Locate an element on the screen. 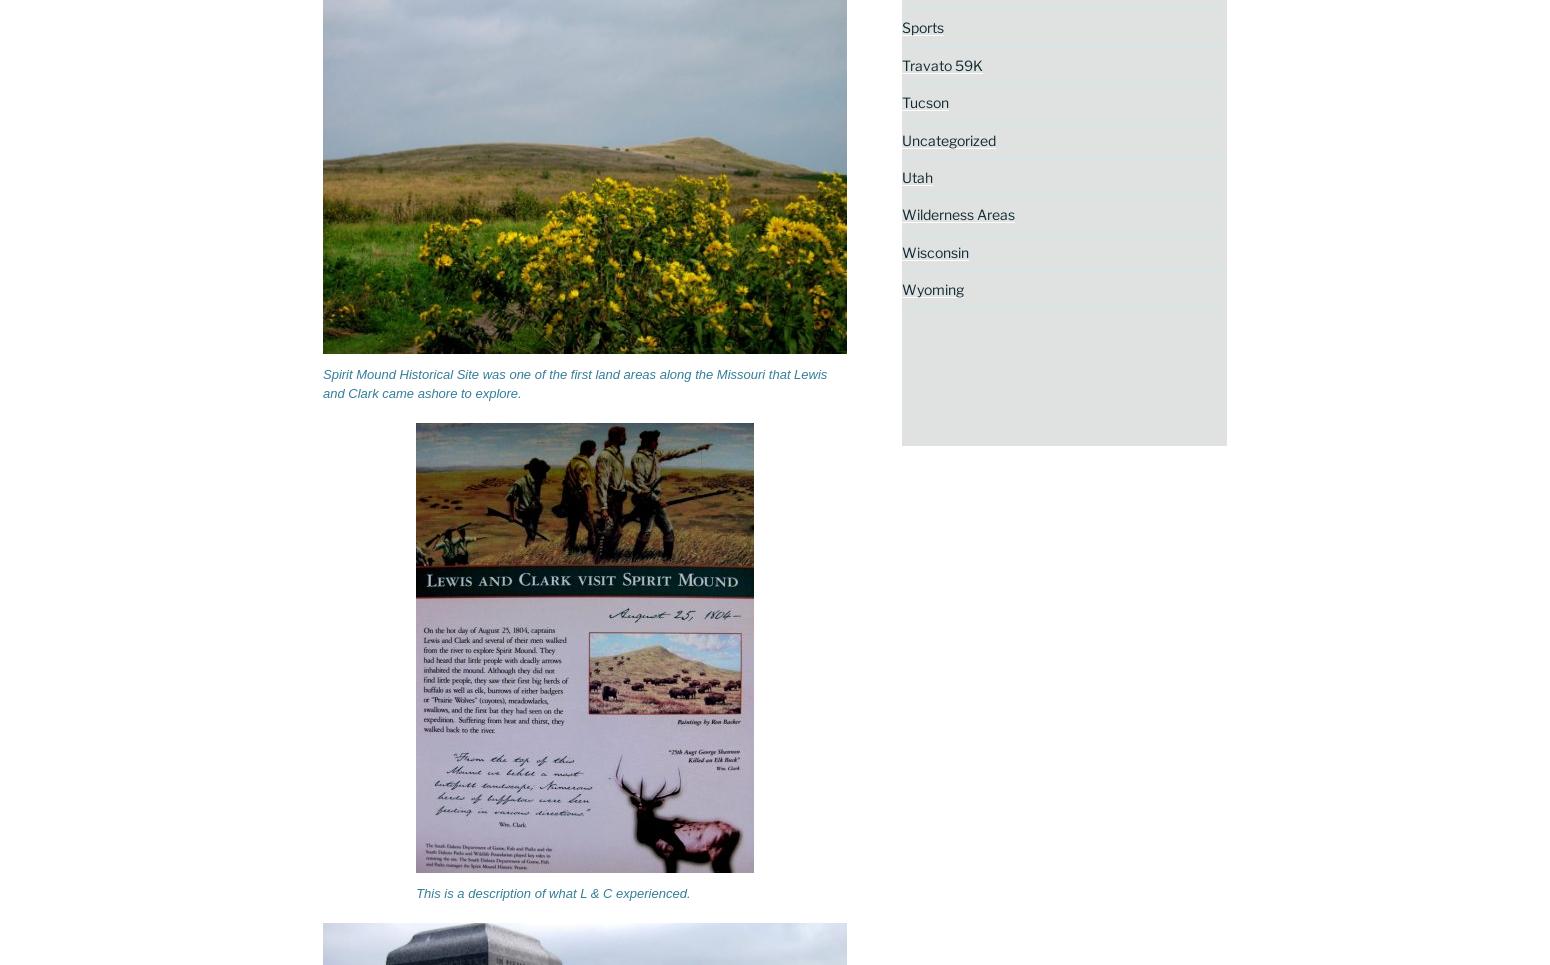 The width and height of the screenshot is (1550, 965). 'Sports' is located at coordinates (921, 26).